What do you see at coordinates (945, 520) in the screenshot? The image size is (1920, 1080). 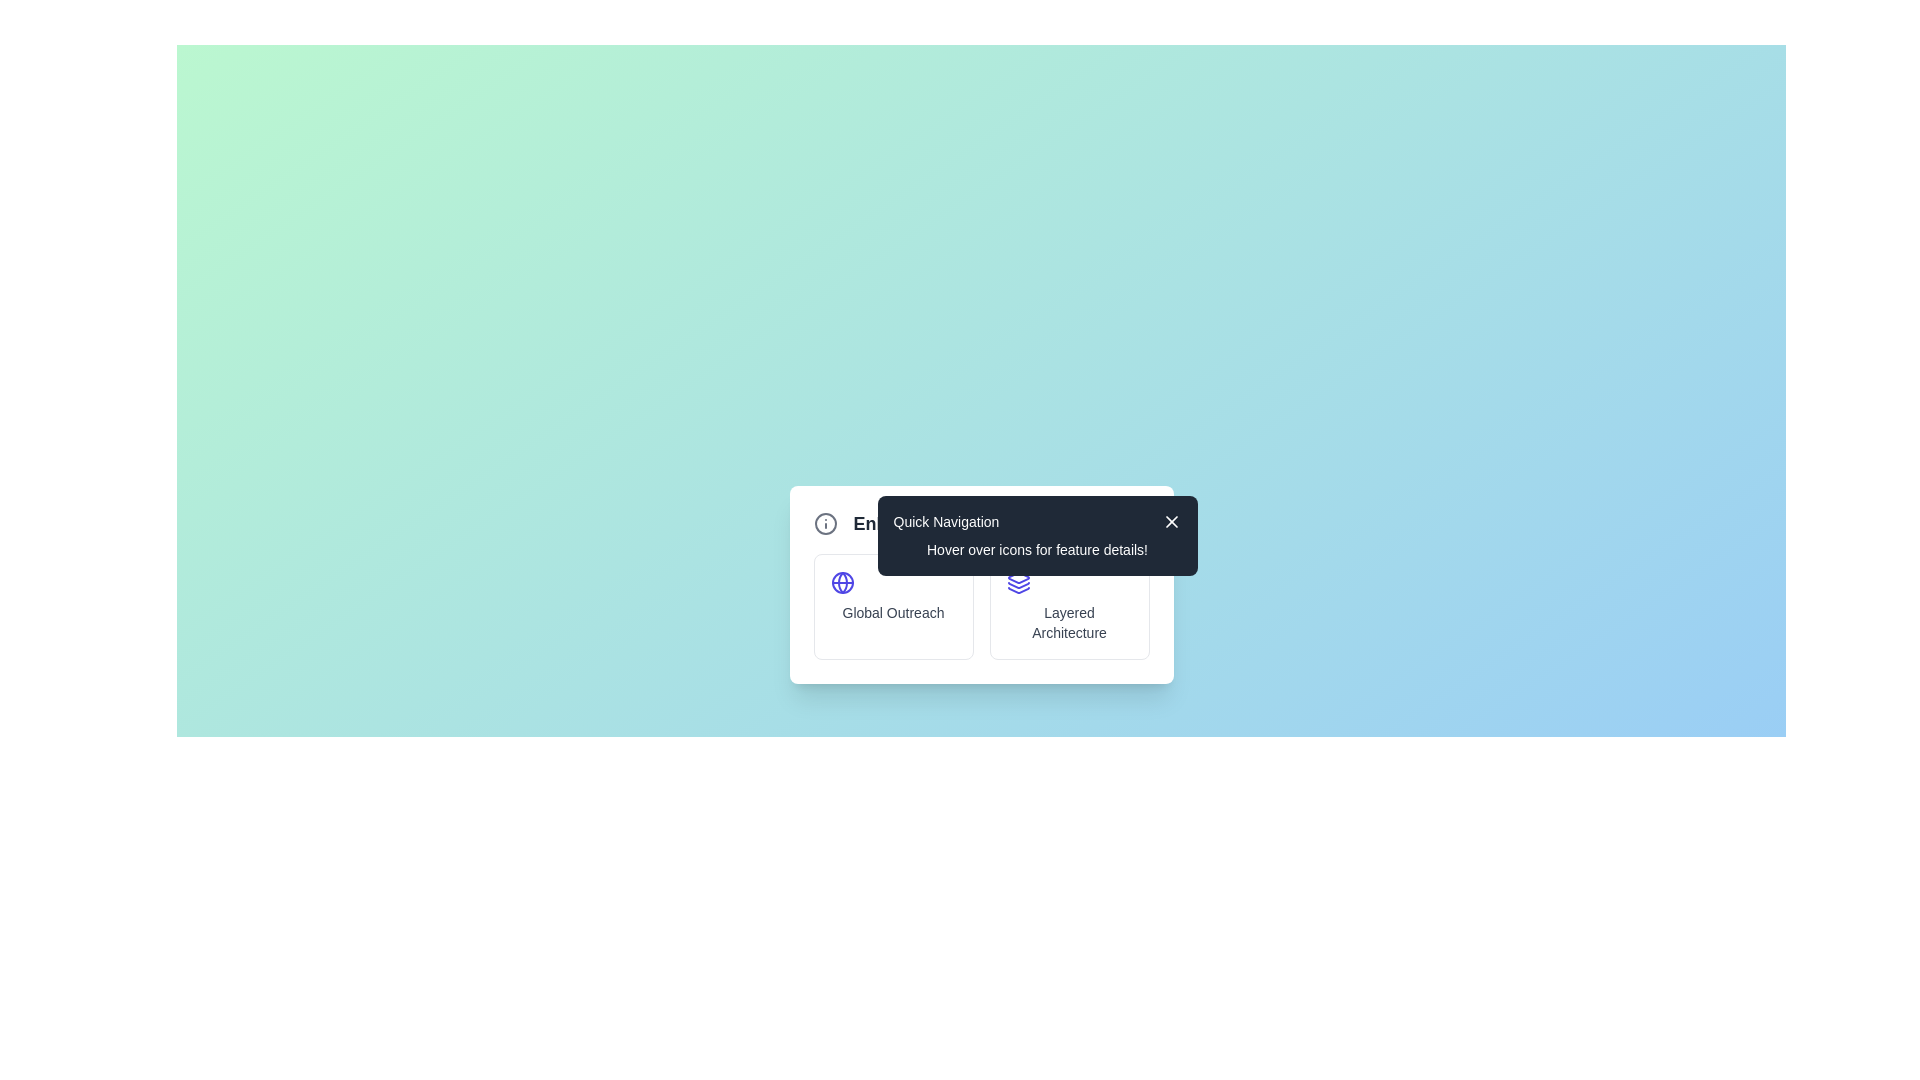 I see `the text label located at the upper-center part of the dark header panel to trigger further information display` at bounding box center [945, 520].